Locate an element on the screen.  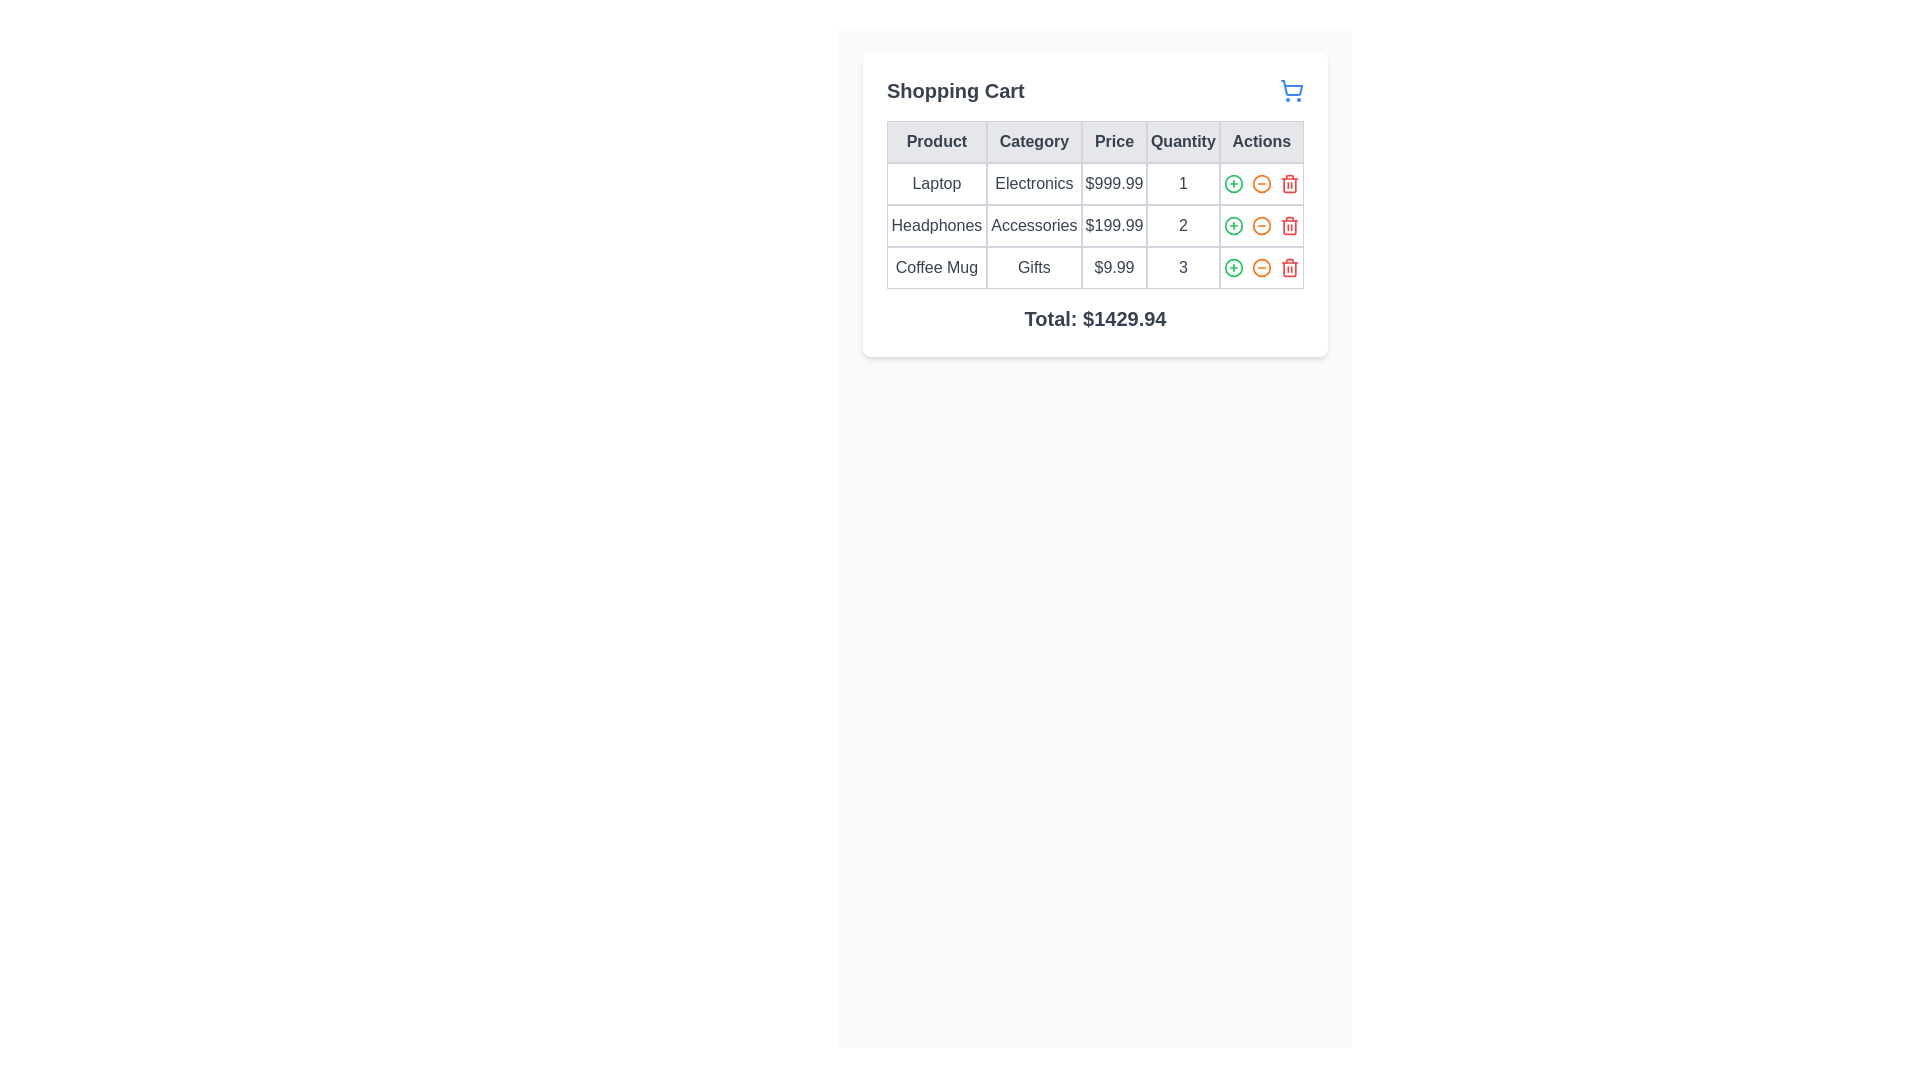
the table cell is located at coordinates (1183, 184).